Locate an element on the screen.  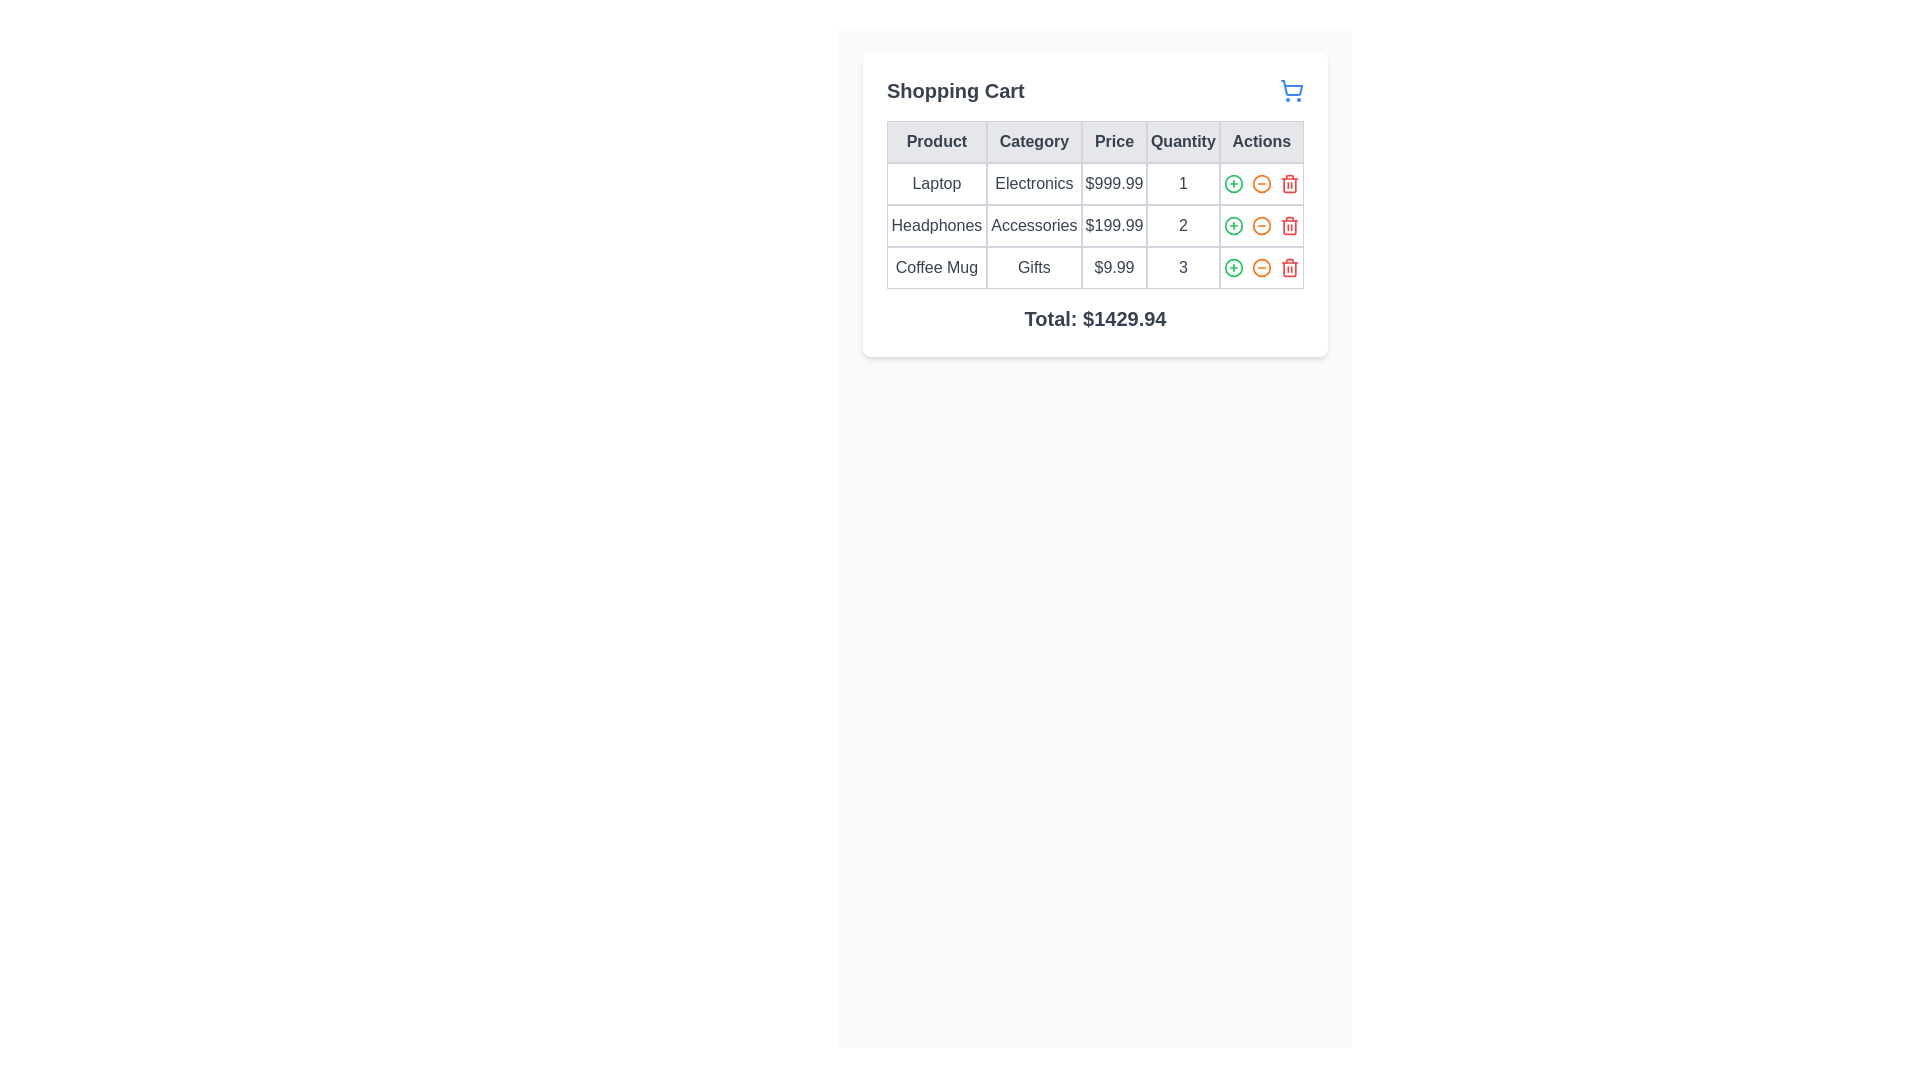
the table cell is located at coordinates (1183, 184).